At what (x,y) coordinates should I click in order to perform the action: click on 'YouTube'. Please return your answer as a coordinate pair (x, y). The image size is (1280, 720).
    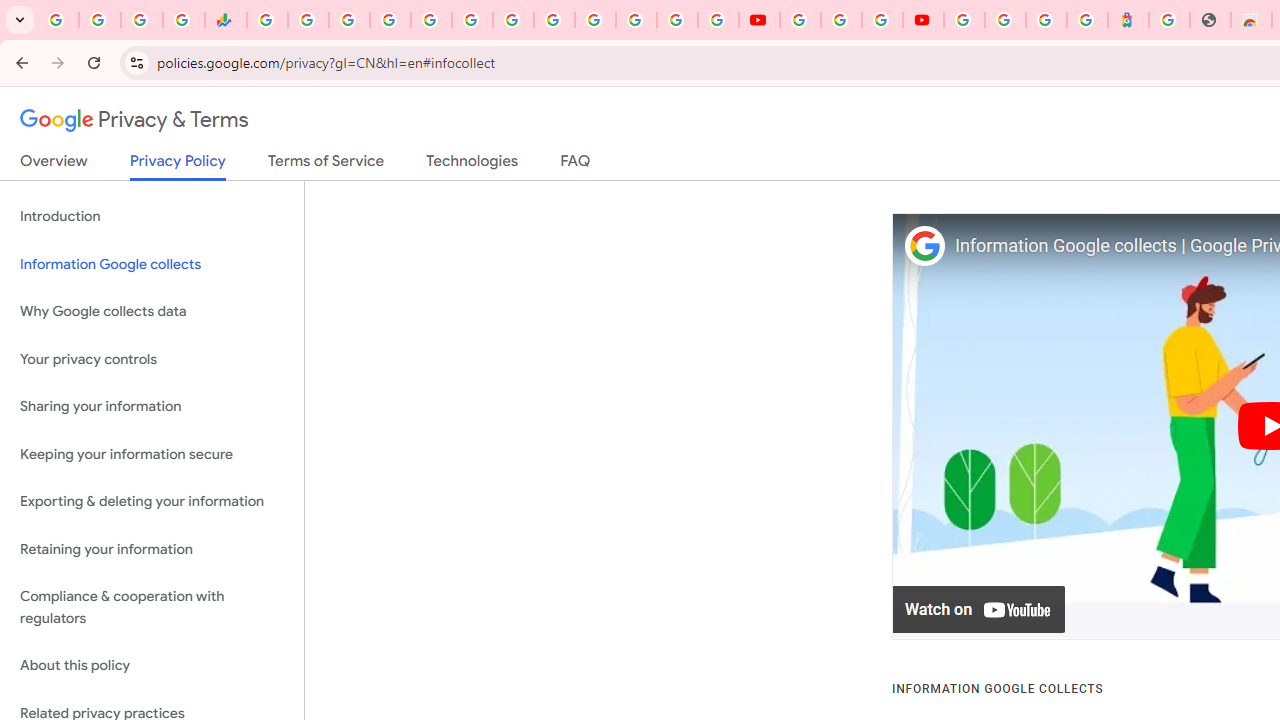
    Looking at the image, I should click on (758, 20).